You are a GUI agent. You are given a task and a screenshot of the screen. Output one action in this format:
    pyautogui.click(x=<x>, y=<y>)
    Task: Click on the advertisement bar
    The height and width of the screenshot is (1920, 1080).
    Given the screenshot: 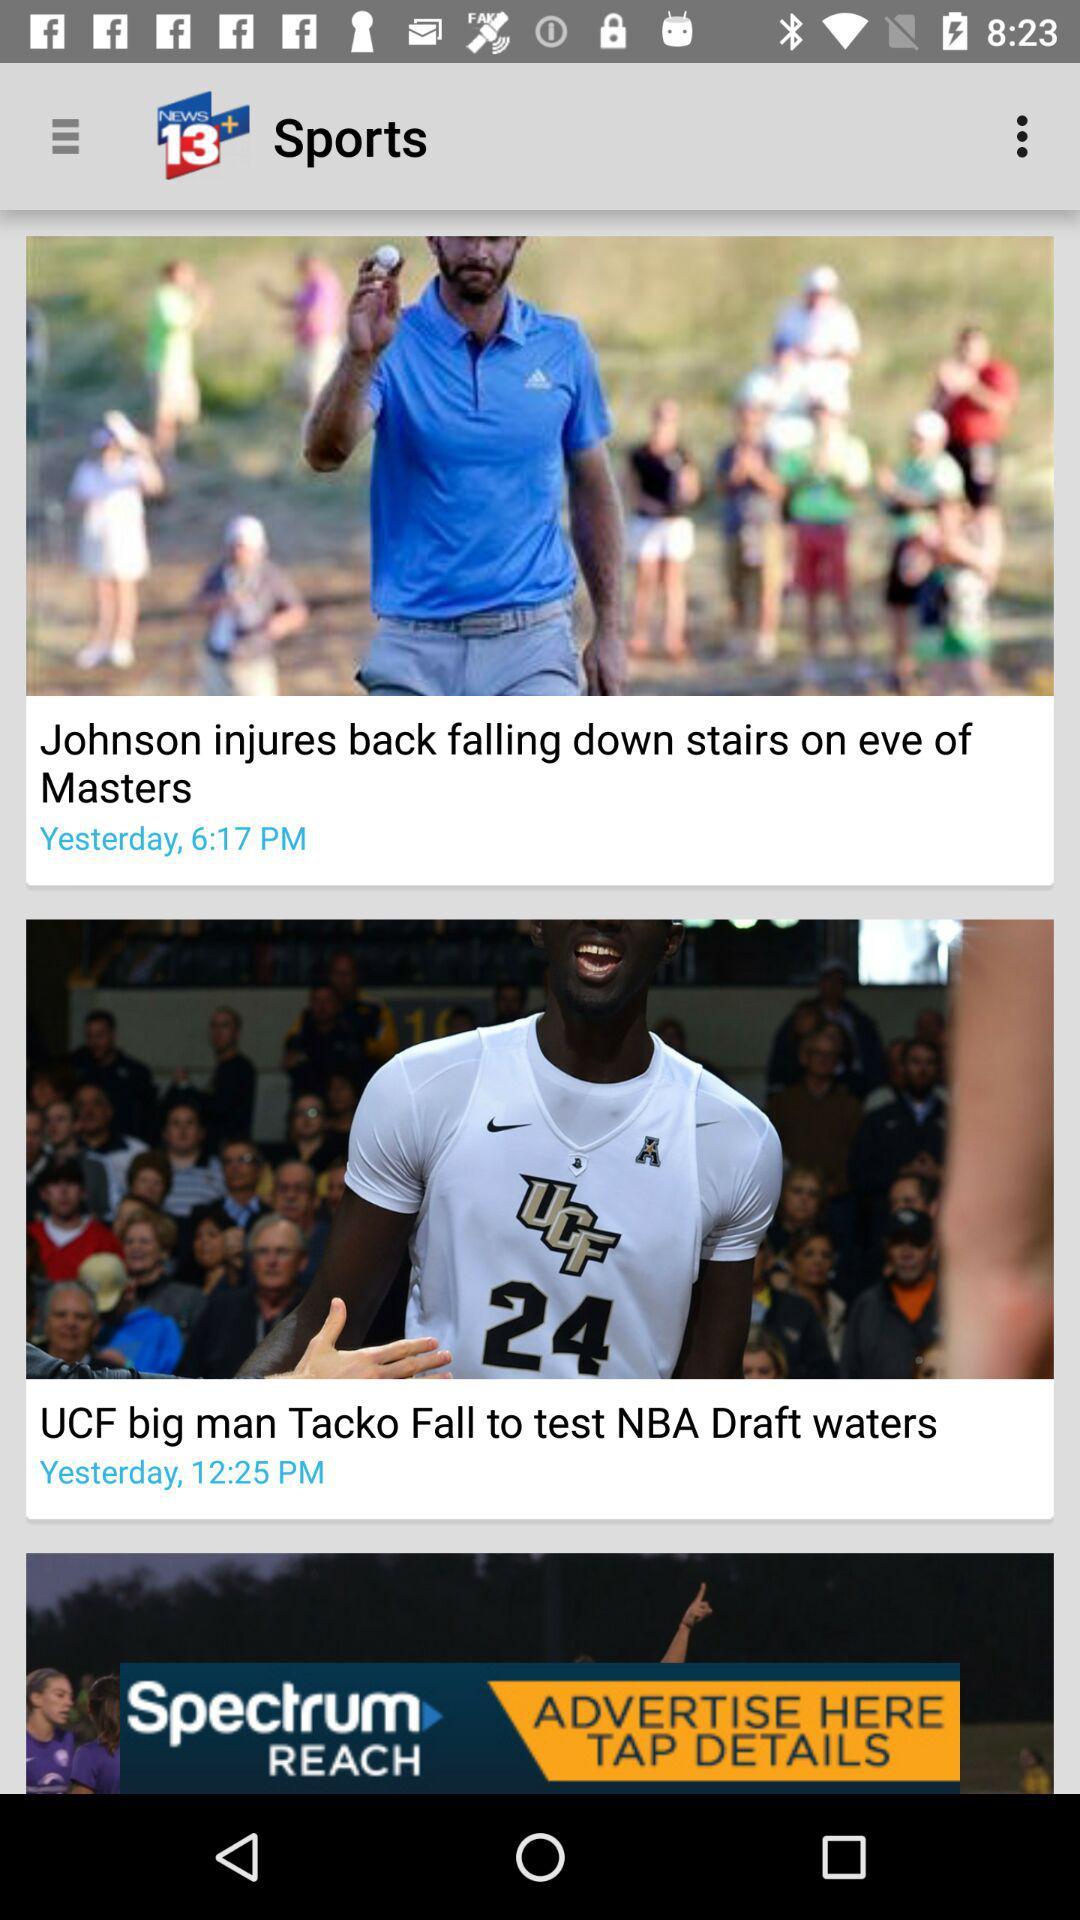 What is the action you would take?
    pyautogui.click(x=540, y=1727)
    